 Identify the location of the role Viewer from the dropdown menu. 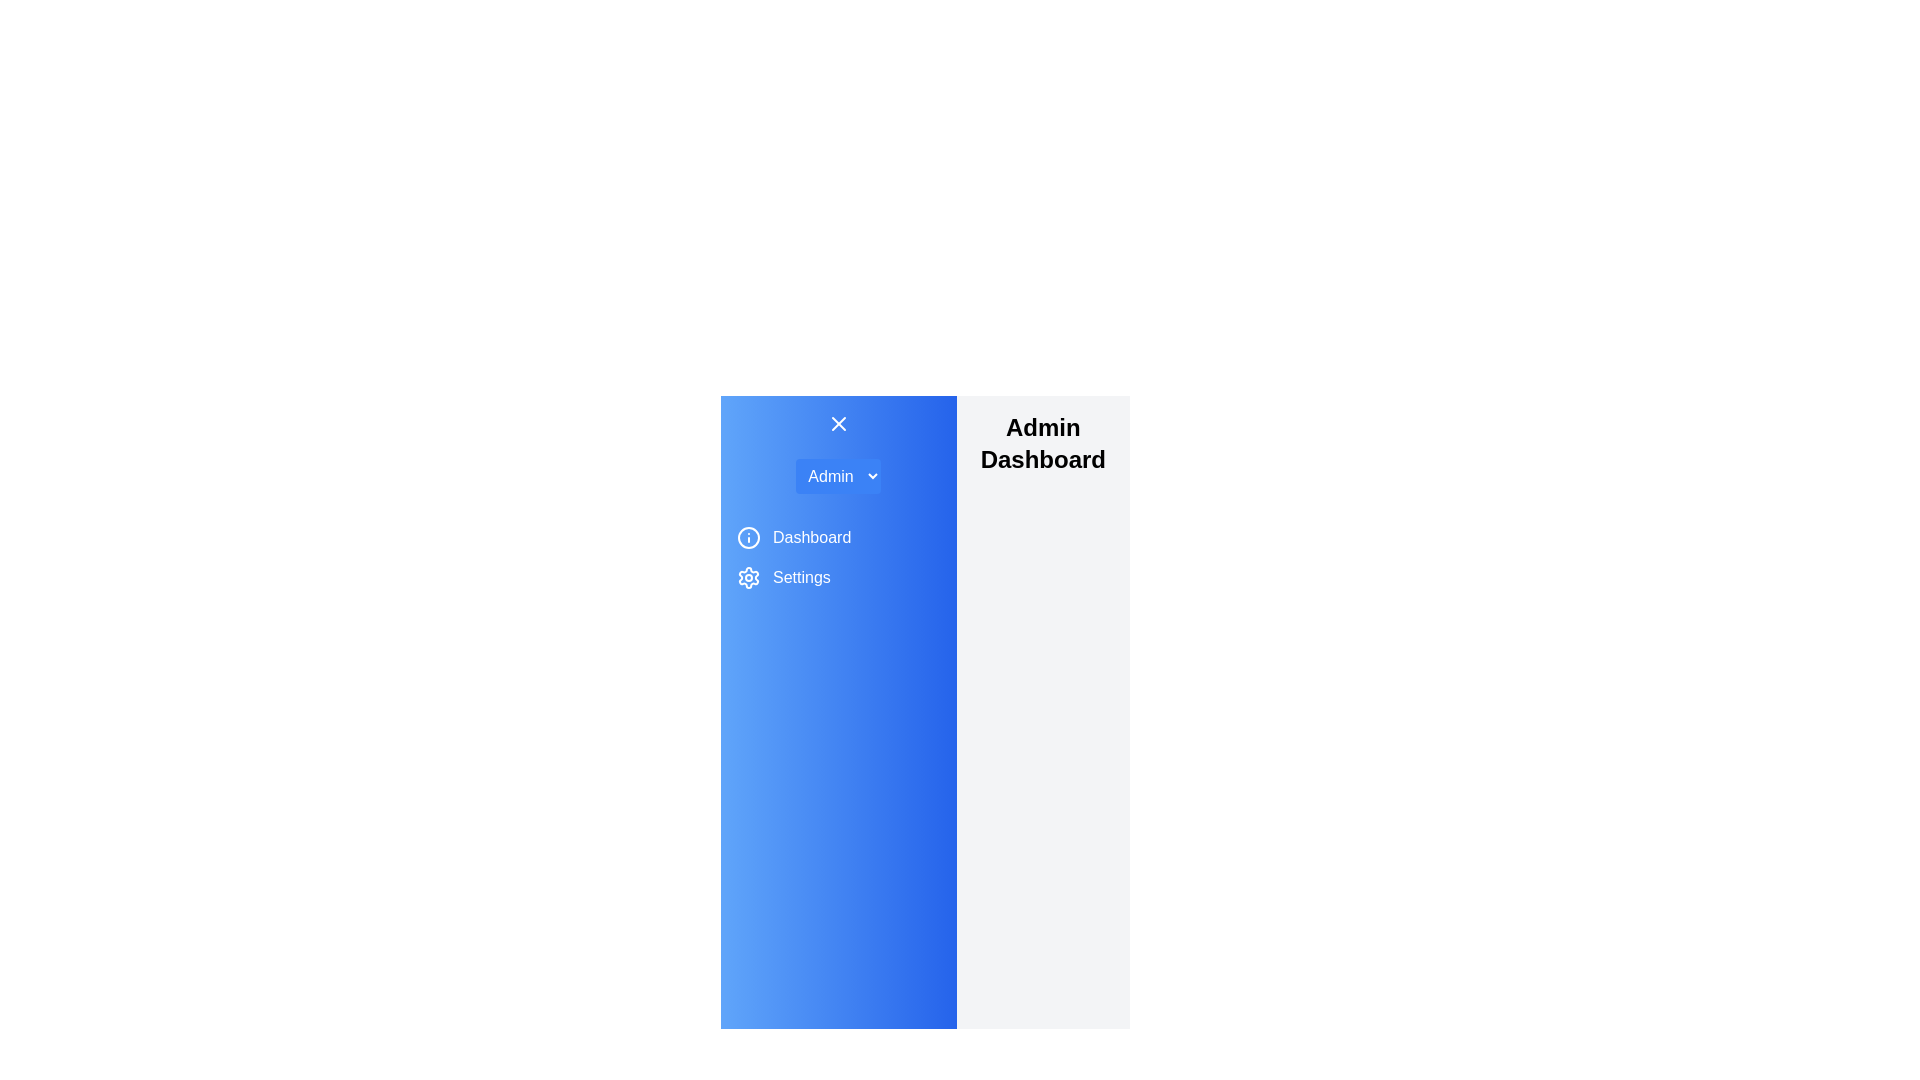
(838, 476).